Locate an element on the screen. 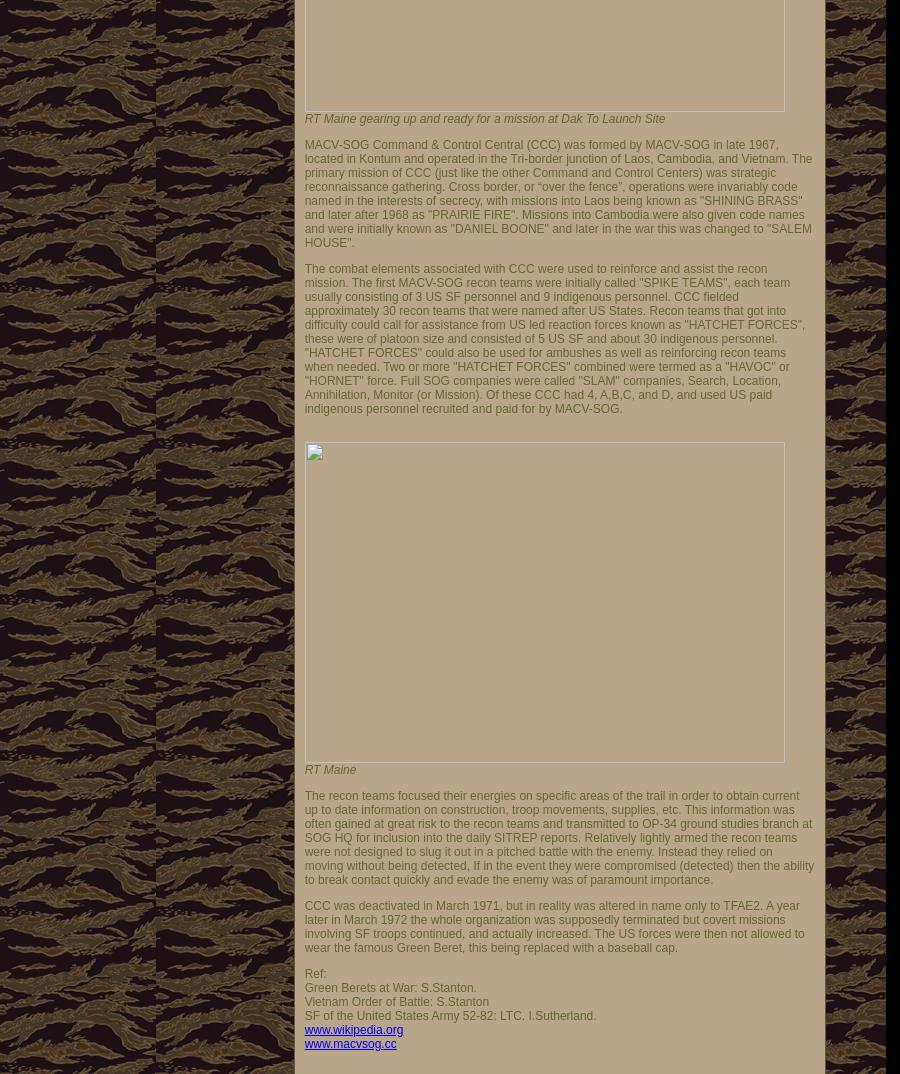  'Ref:' is located at coordinates (314, 973).